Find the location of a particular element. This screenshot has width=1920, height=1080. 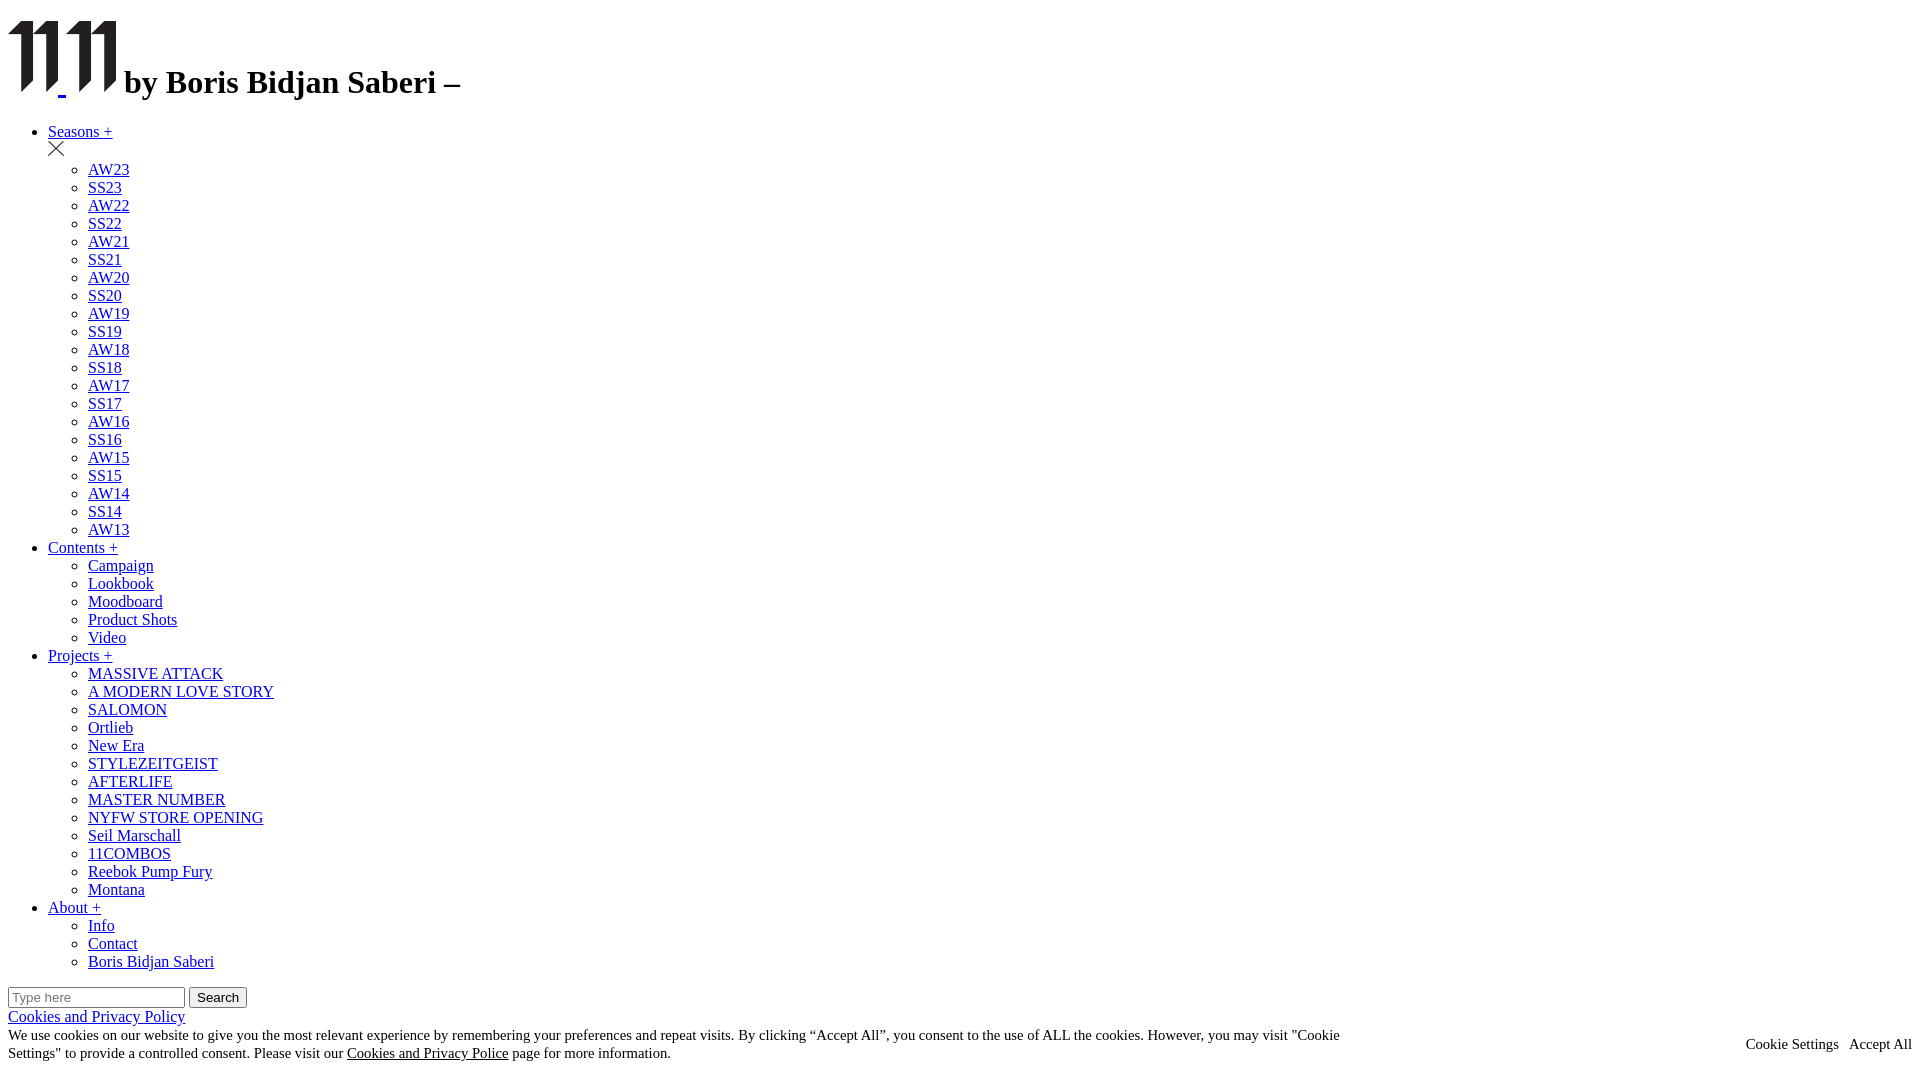

'AW13' is located at coordinates (107, 528).